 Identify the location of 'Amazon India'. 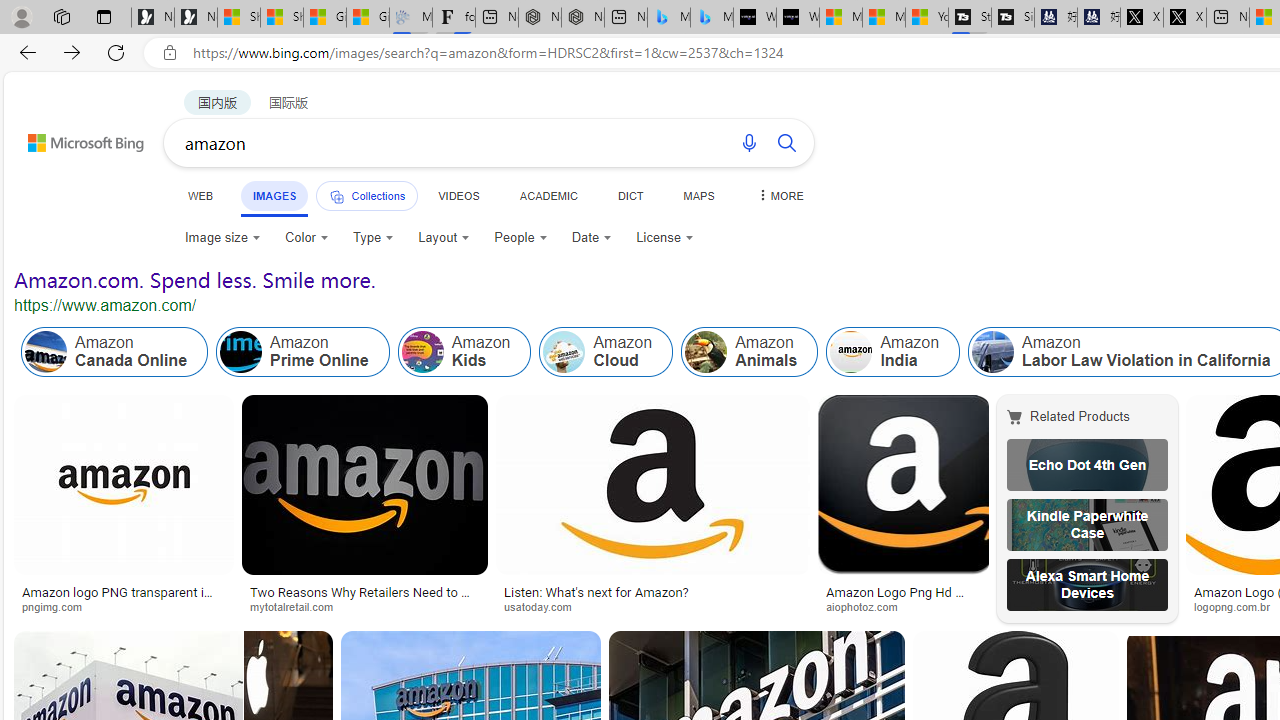
(892, 351).